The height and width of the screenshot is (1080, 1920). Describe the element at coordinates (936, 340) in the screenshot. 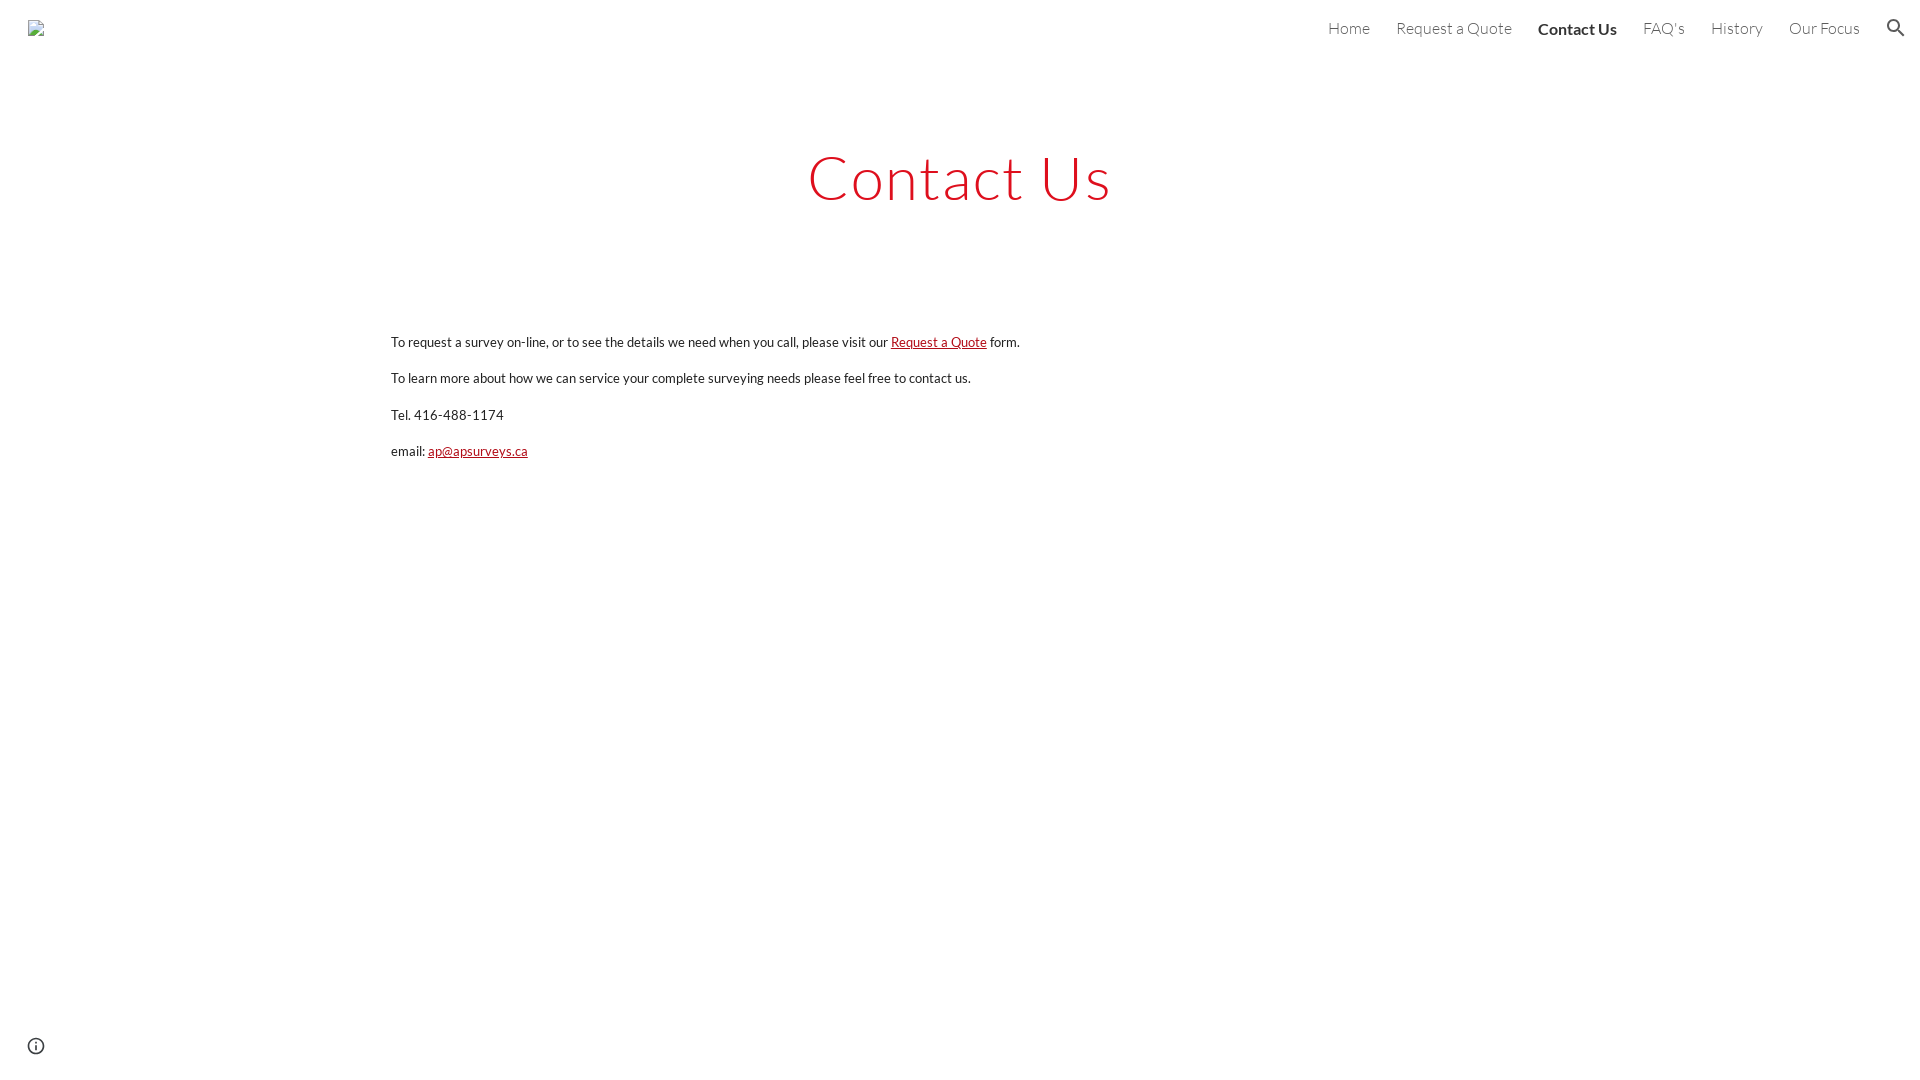

I see `'Request a Quote'` at that location.